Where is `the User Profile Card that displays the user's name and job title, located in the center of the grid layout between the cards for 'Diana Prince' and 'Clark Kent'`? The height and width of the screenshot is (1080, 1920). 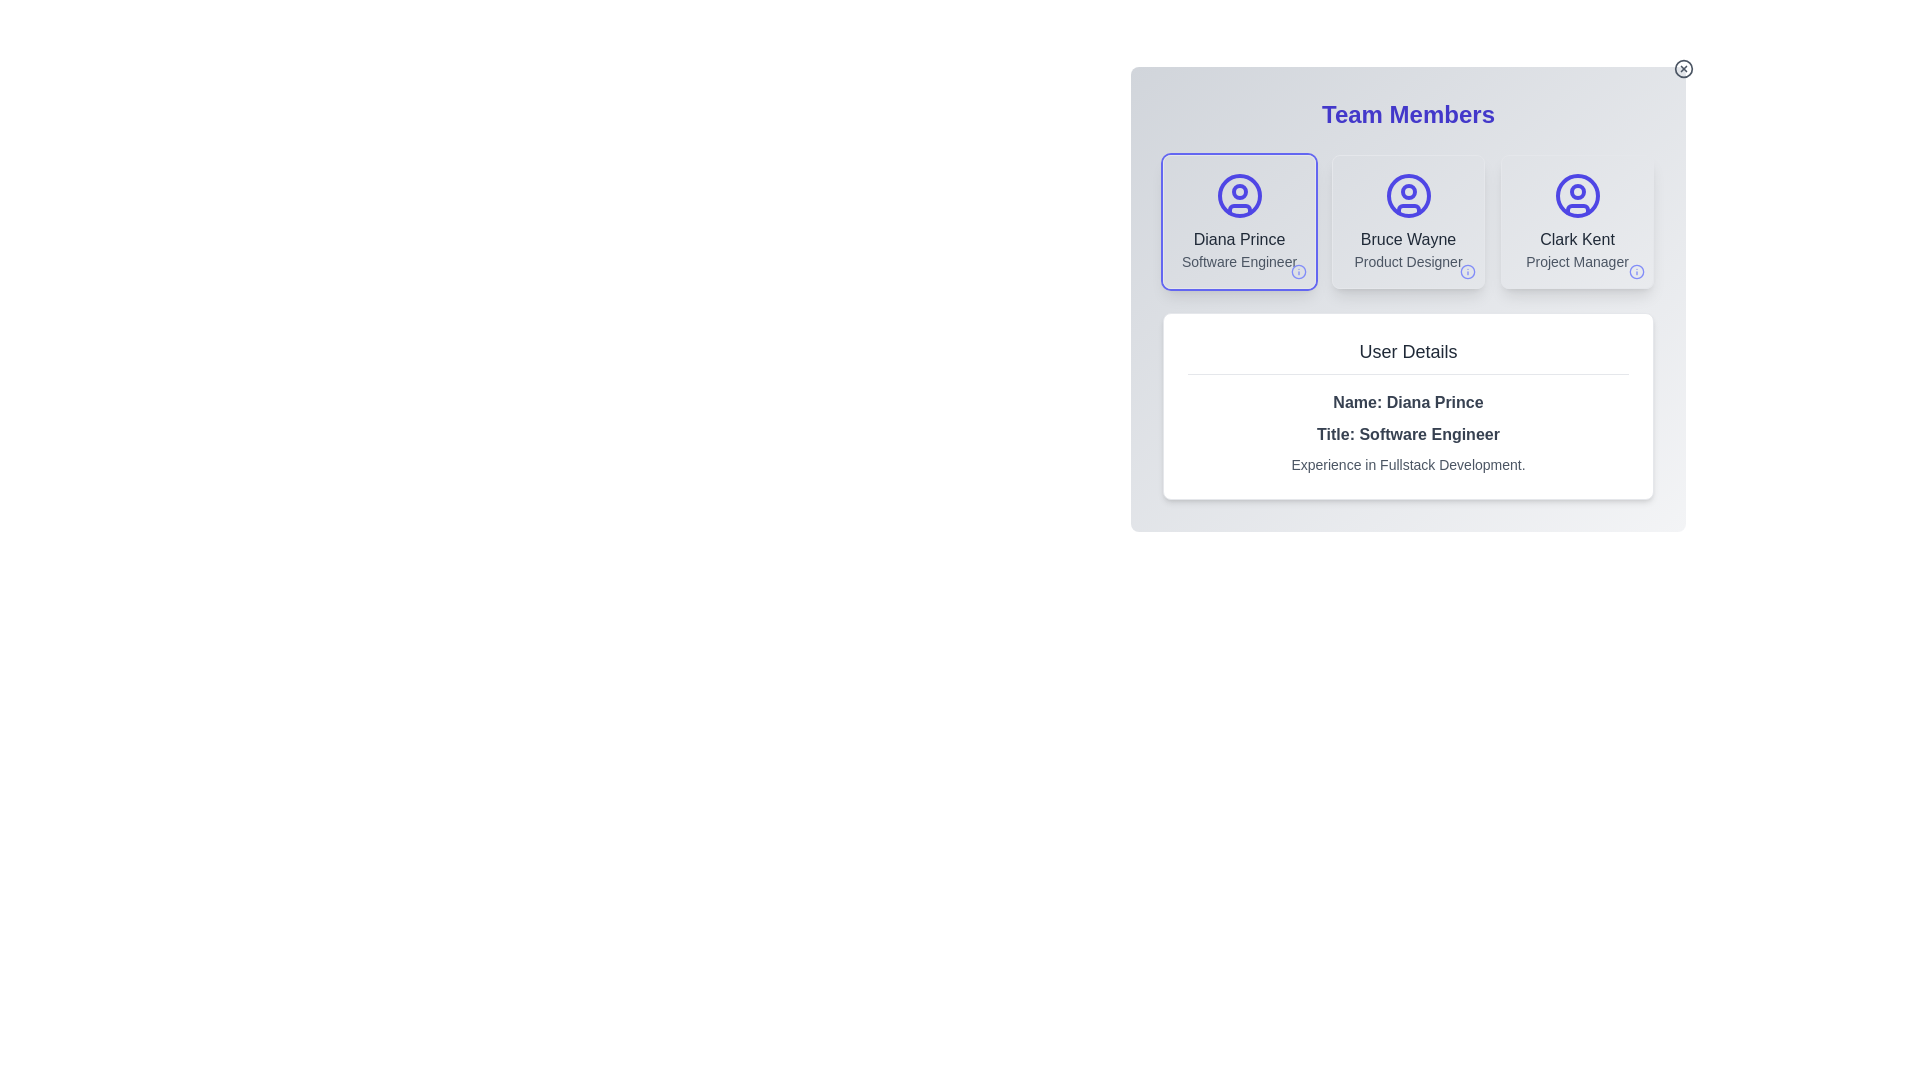 the User Profile Card that displays the user's name and job title, located in the center of the grid layout between the cards for 'Diana Prince' and 'Clark Kent' is located at coordinates (1407, 222).